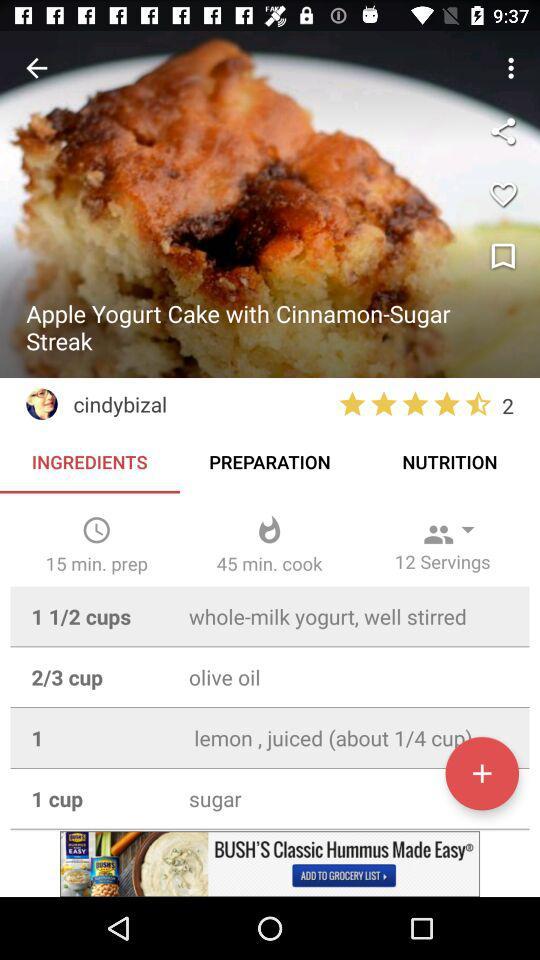 Image resolution: width=540 pixels, height=960 pixels. Describe the element at coordinates (502, 194) in the screenshot. I see `the favorite icon` at that location.